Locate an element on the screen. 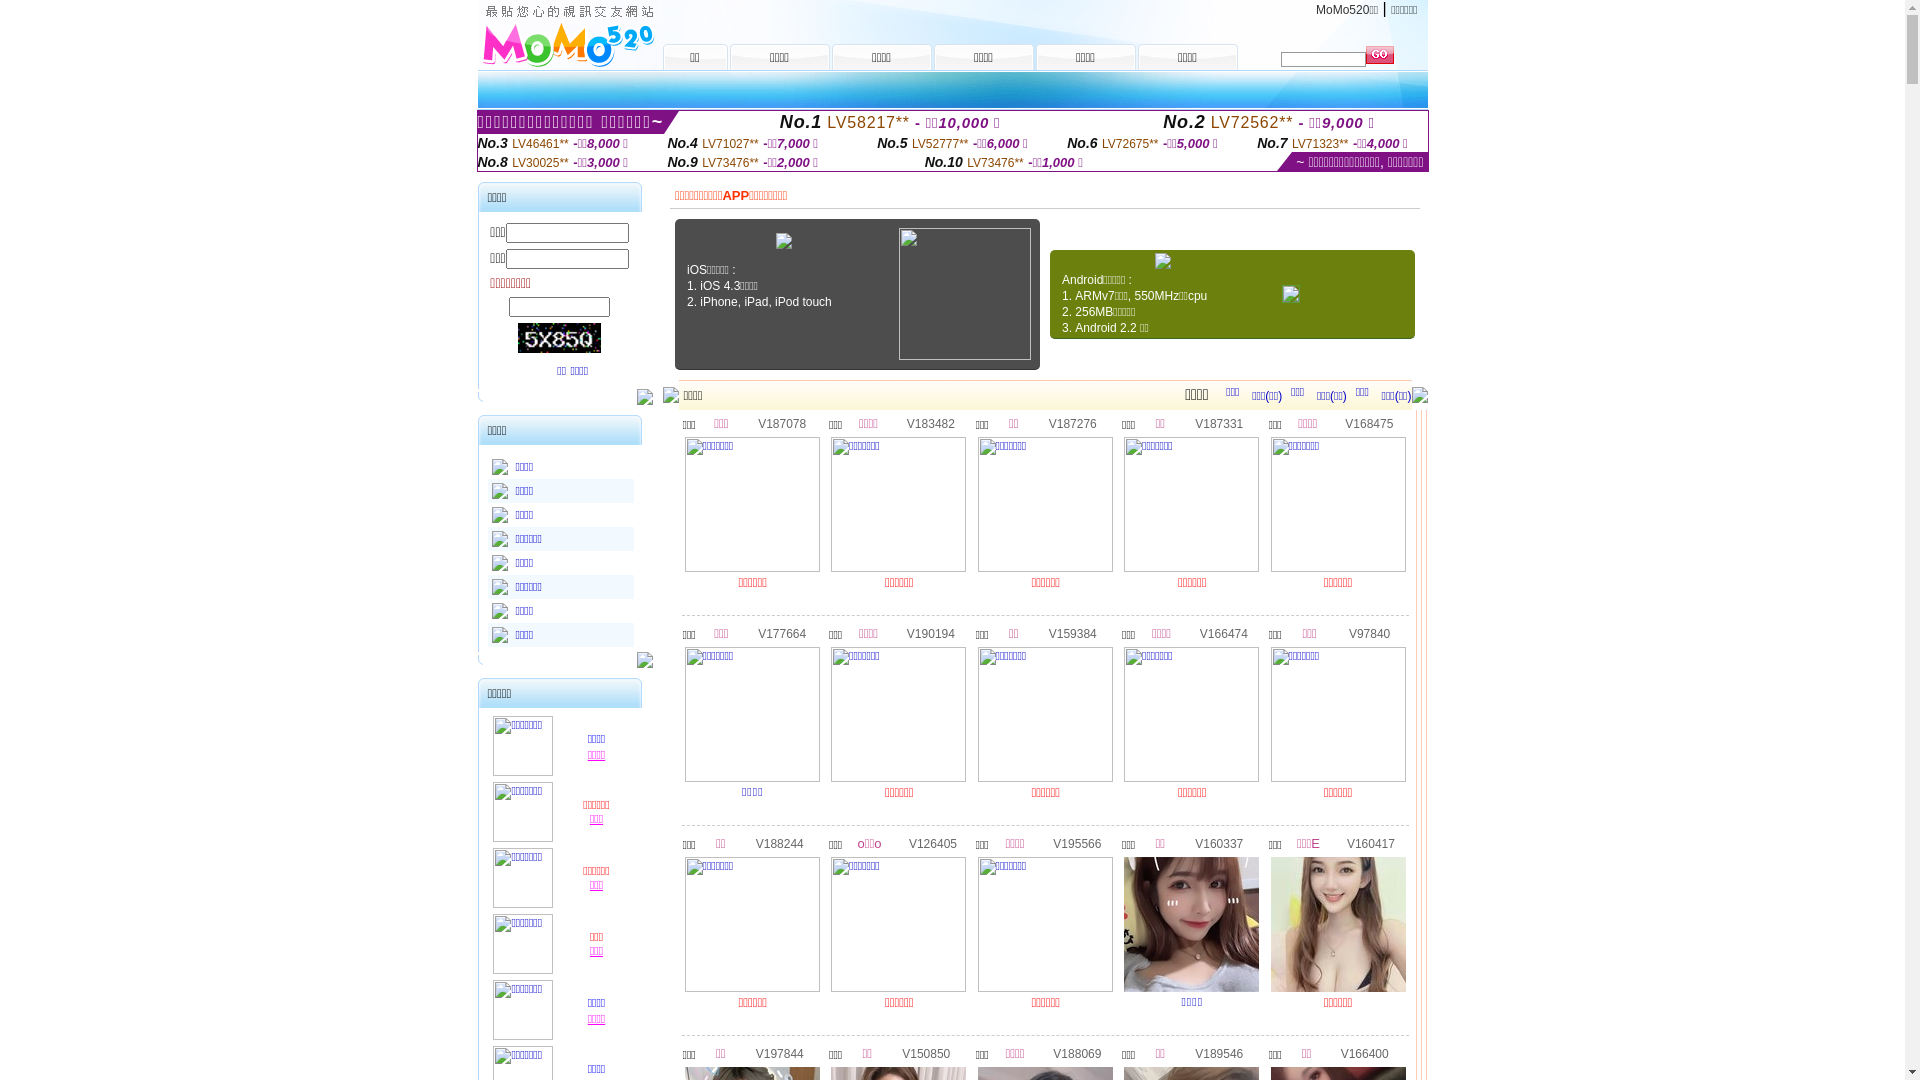 Image resolution: width=1920 pixels, height=1080 pixels. 'V190194' is located at coordinates (930, 632).